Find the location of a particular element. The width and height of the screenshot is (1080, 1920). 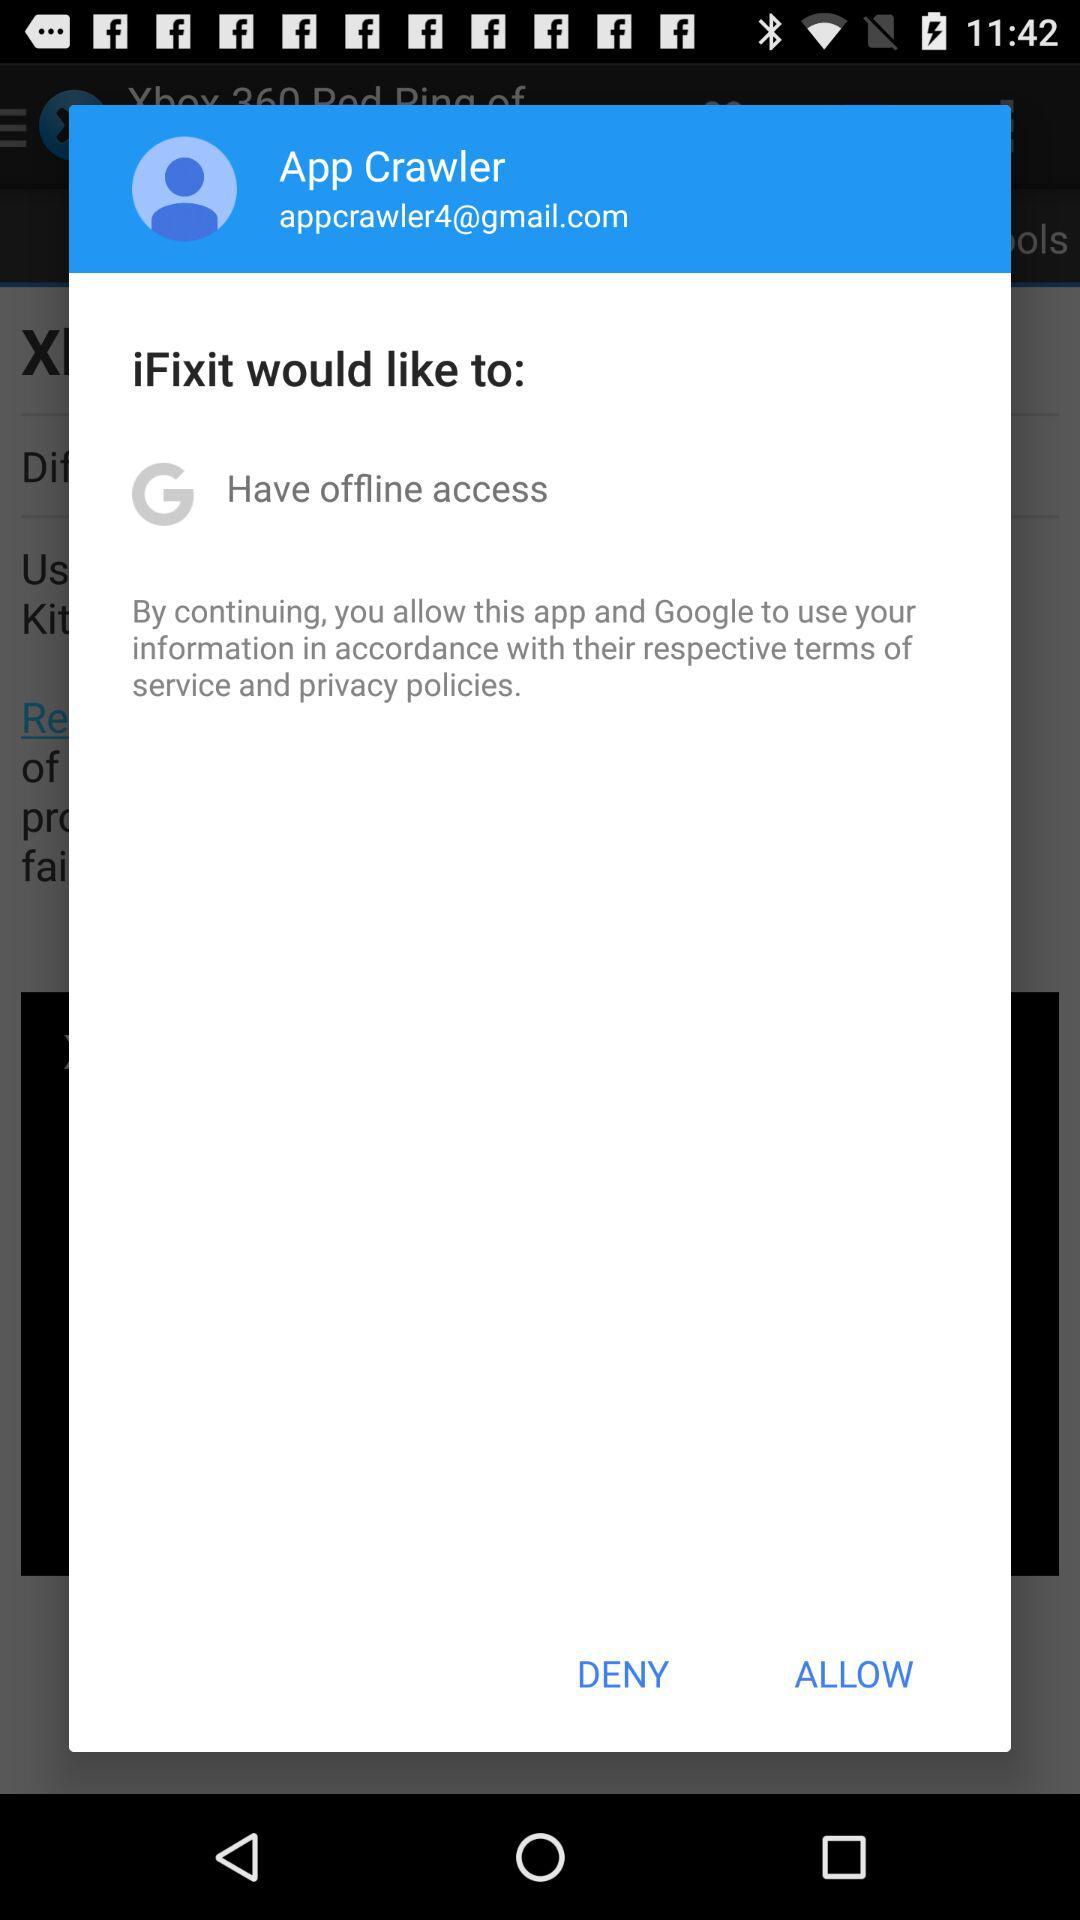

appcrawler4@gmail.com icon is located at coordinates (454, 214).